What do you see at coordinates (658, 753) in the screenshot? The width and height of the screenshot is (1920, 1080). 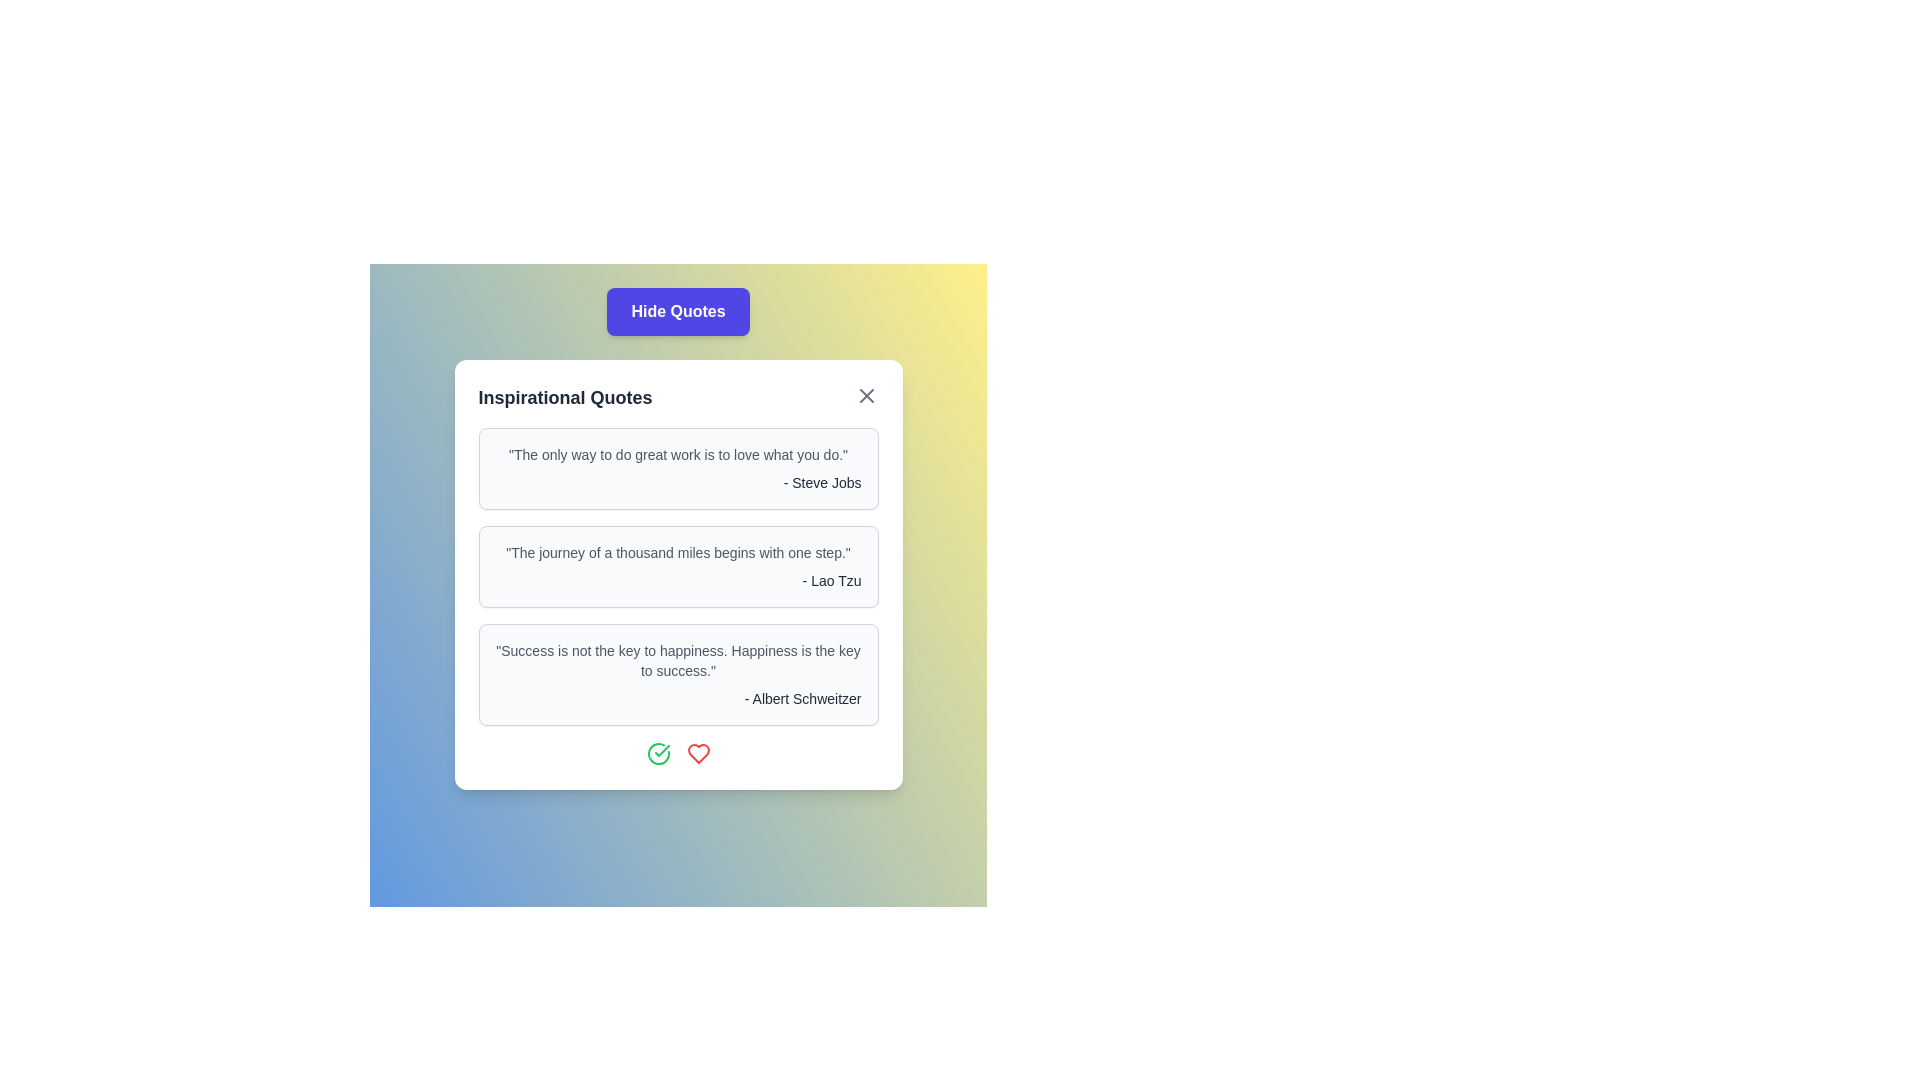 I see `the confirmation icon located at the bottom left of the modal window, which indicates a successful action and is positioned to the left of a heart-shaped icon` at bounding box center [658, 753].